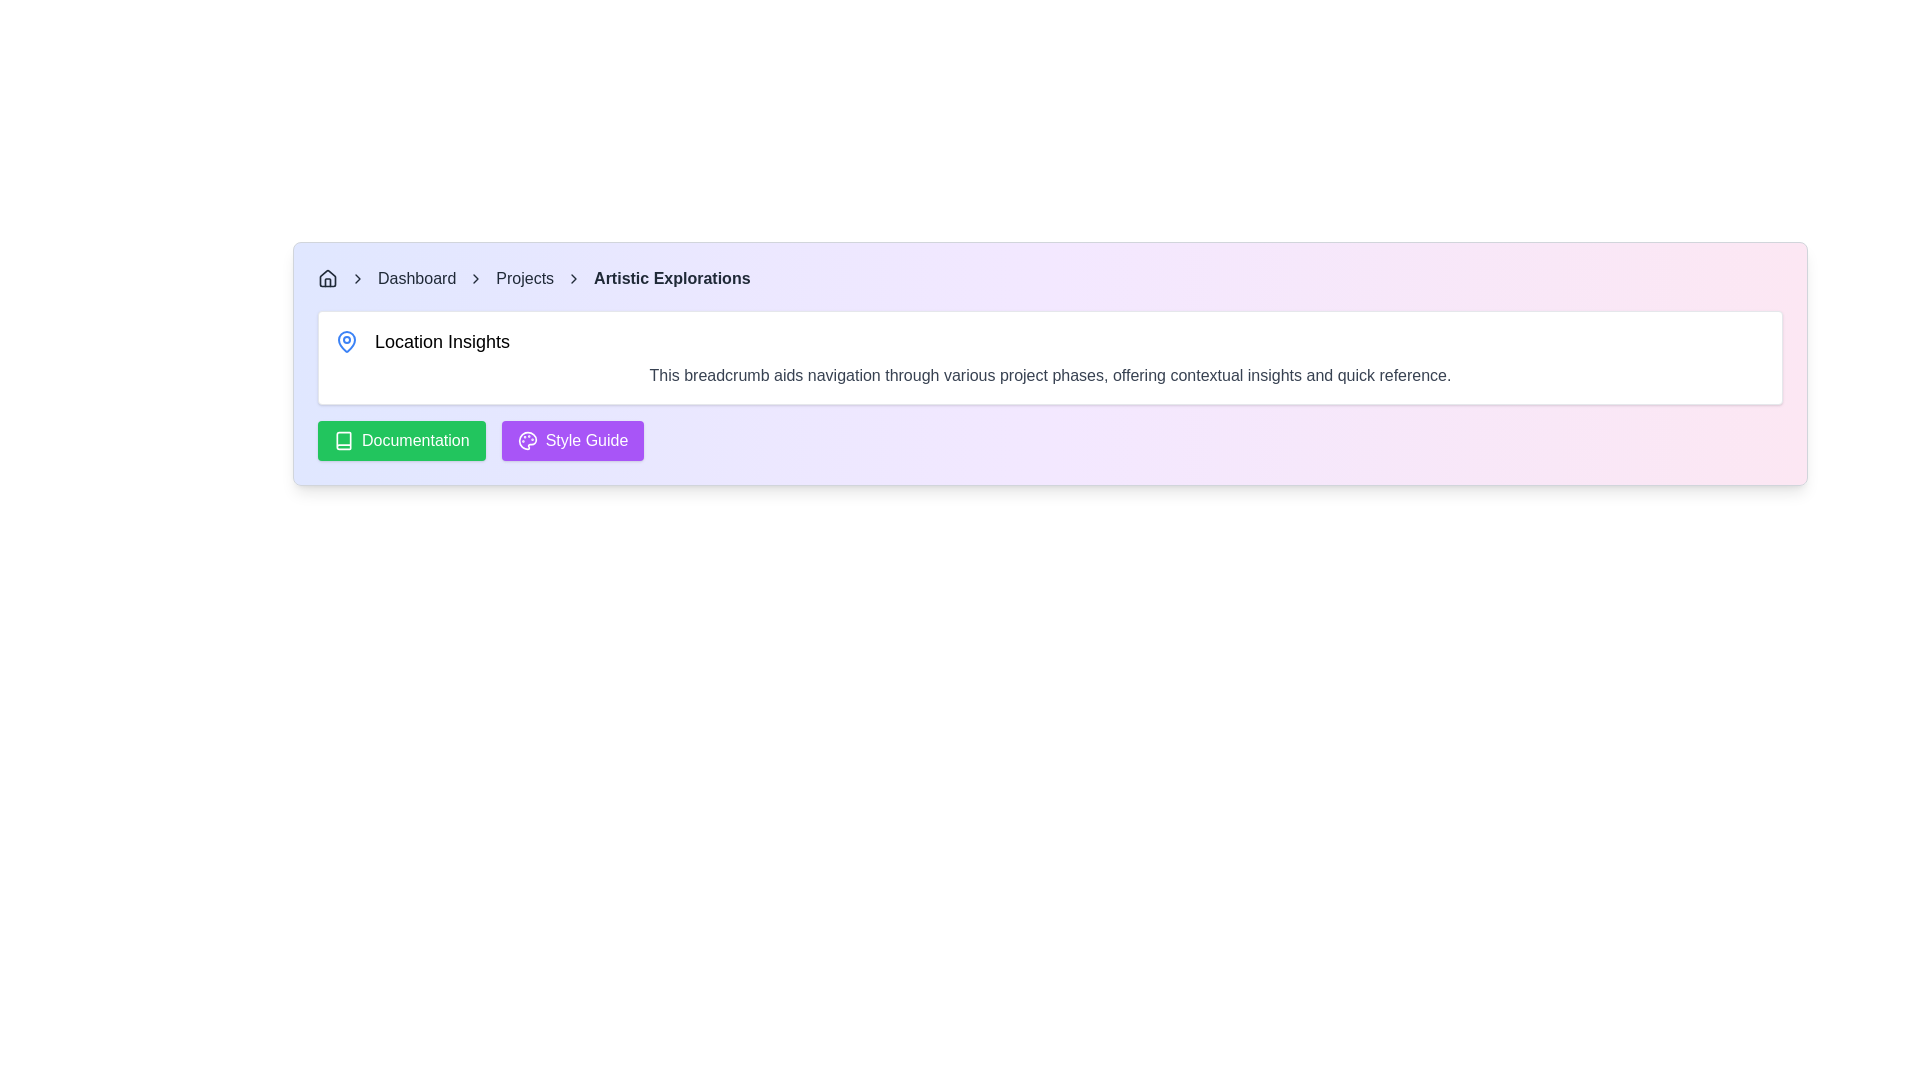 The width and height of the screenshot is (1920, 1080). Describe the element at coordinates (525, 278) in the screenshot. I see `the 'Projects' text label in the breadcrumb navigation bar` at that location.